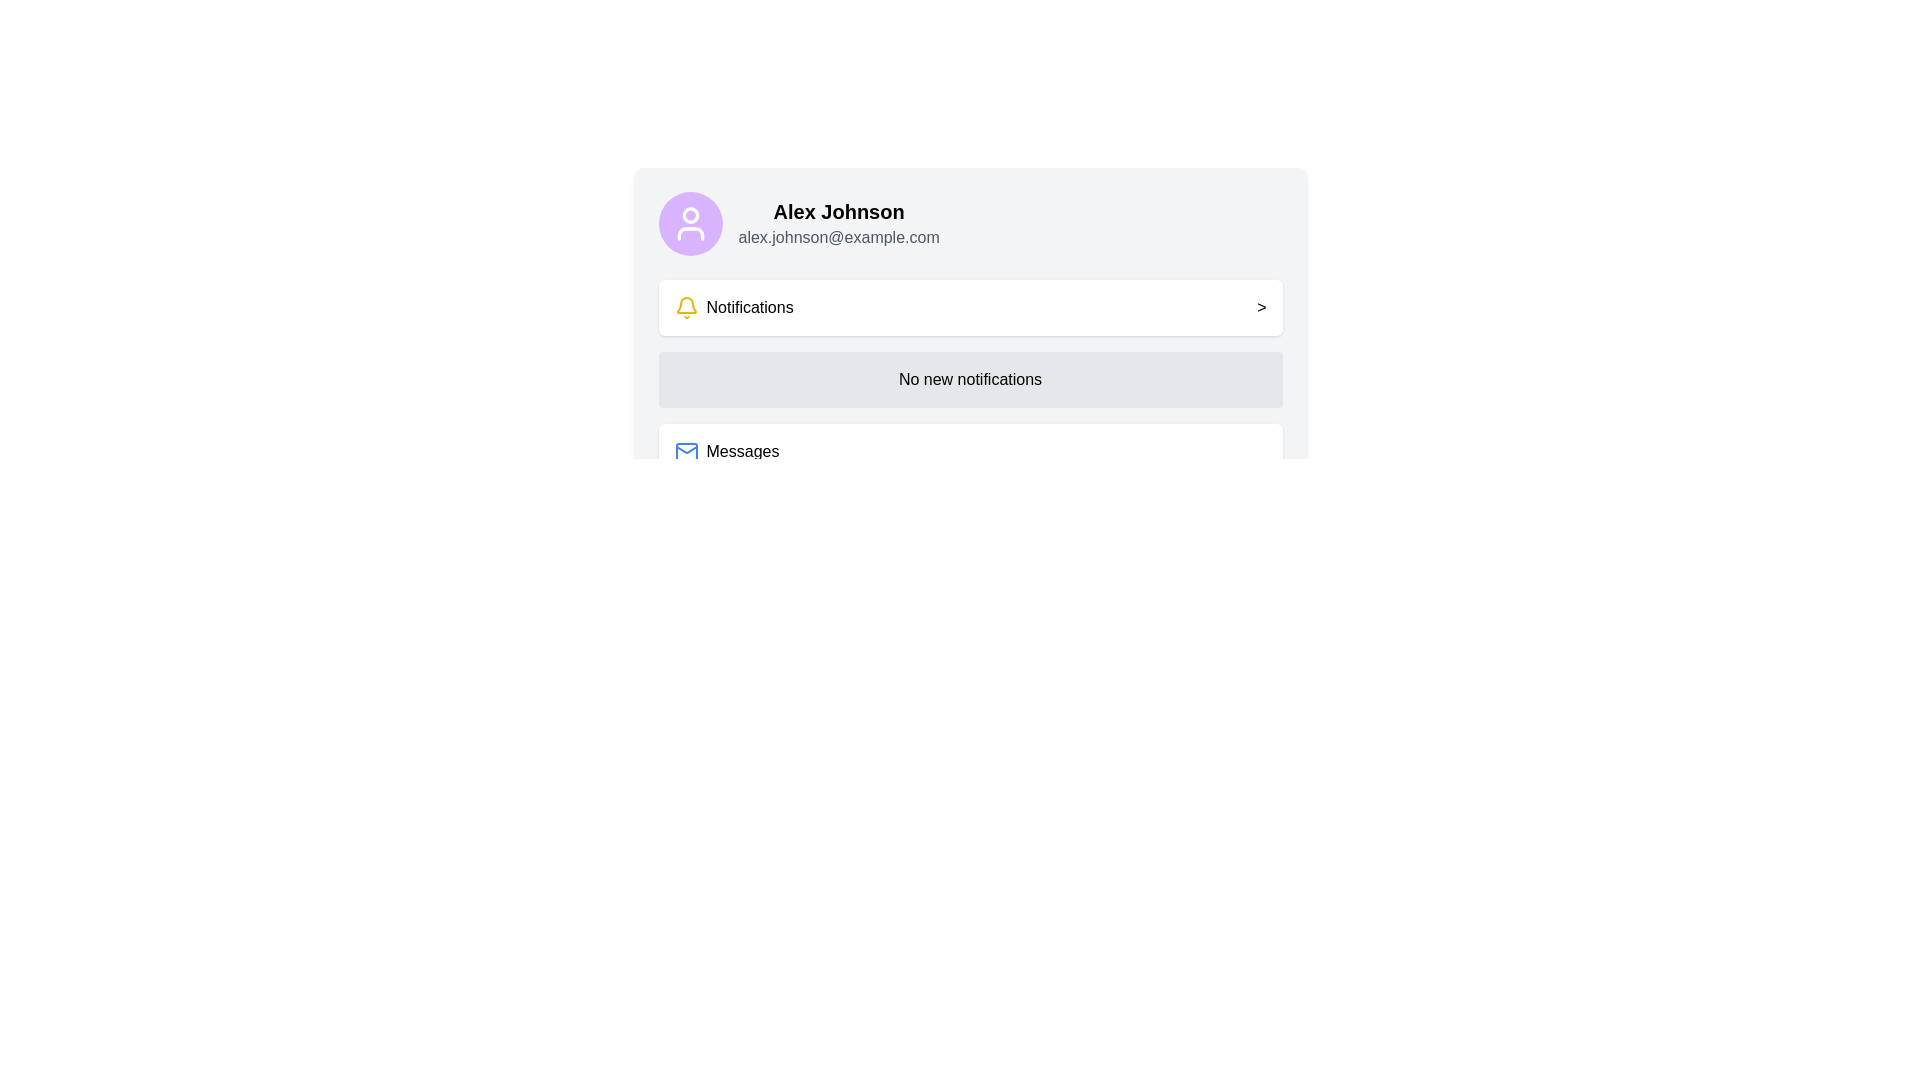 This screenshot has height=1080, width=1920. Describe the element at coordinates (742, 451) in the screenshot. I see `the 'Messages' text label located beneath the 'Notifications' section to potentially display a tooltip` at that location.